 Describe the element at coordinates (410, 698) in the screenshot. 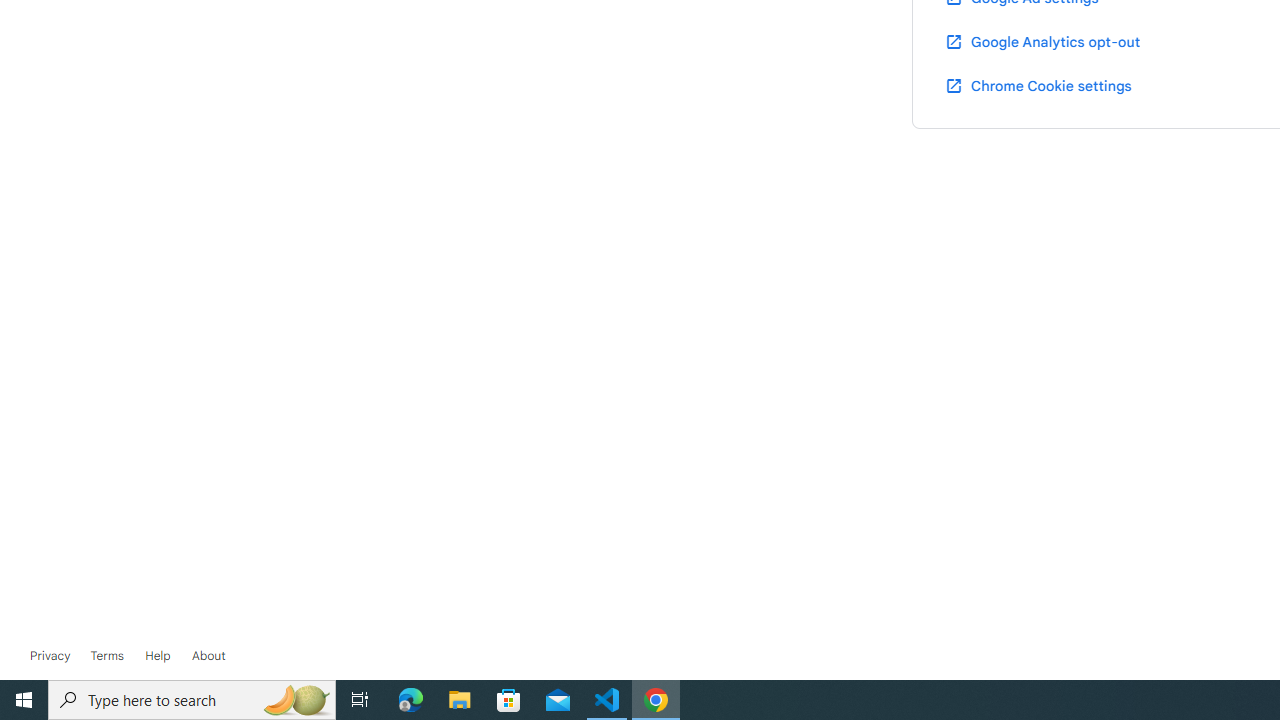

I see `'Microsoft Edge'` at that location.